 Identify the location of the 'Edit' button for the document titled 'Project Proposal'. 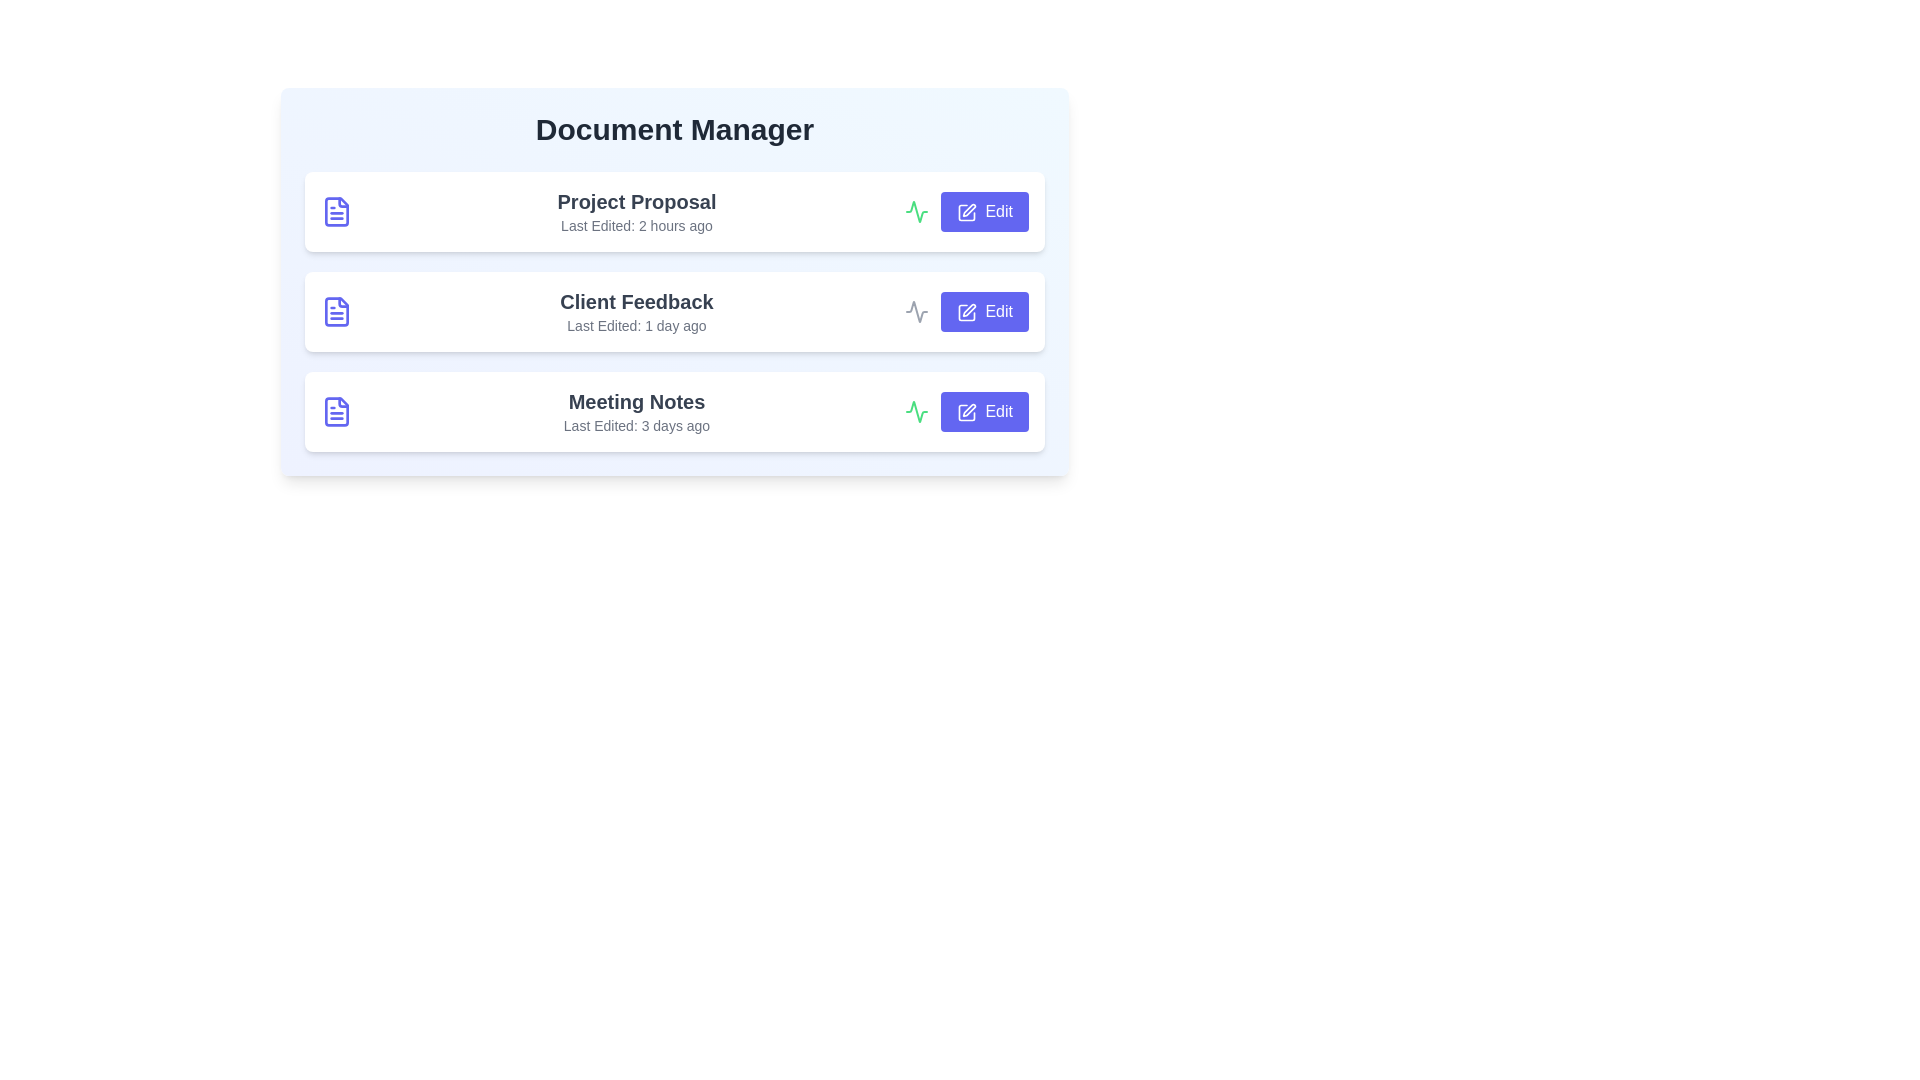
(984, 212).